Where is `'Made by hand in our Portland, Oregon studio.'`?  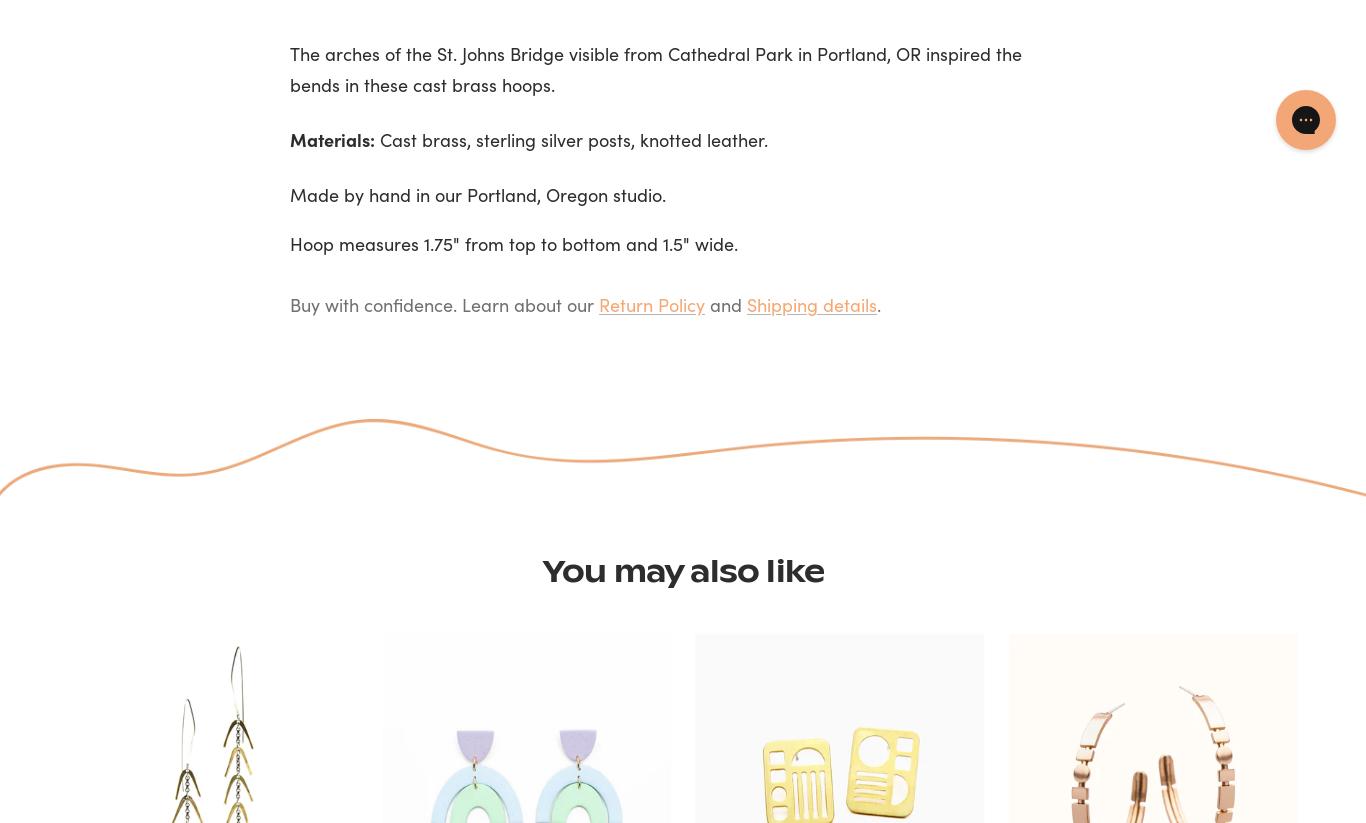 'Made by hand in our Portland, Oregon studio.' is located at coordinates (290, 194).